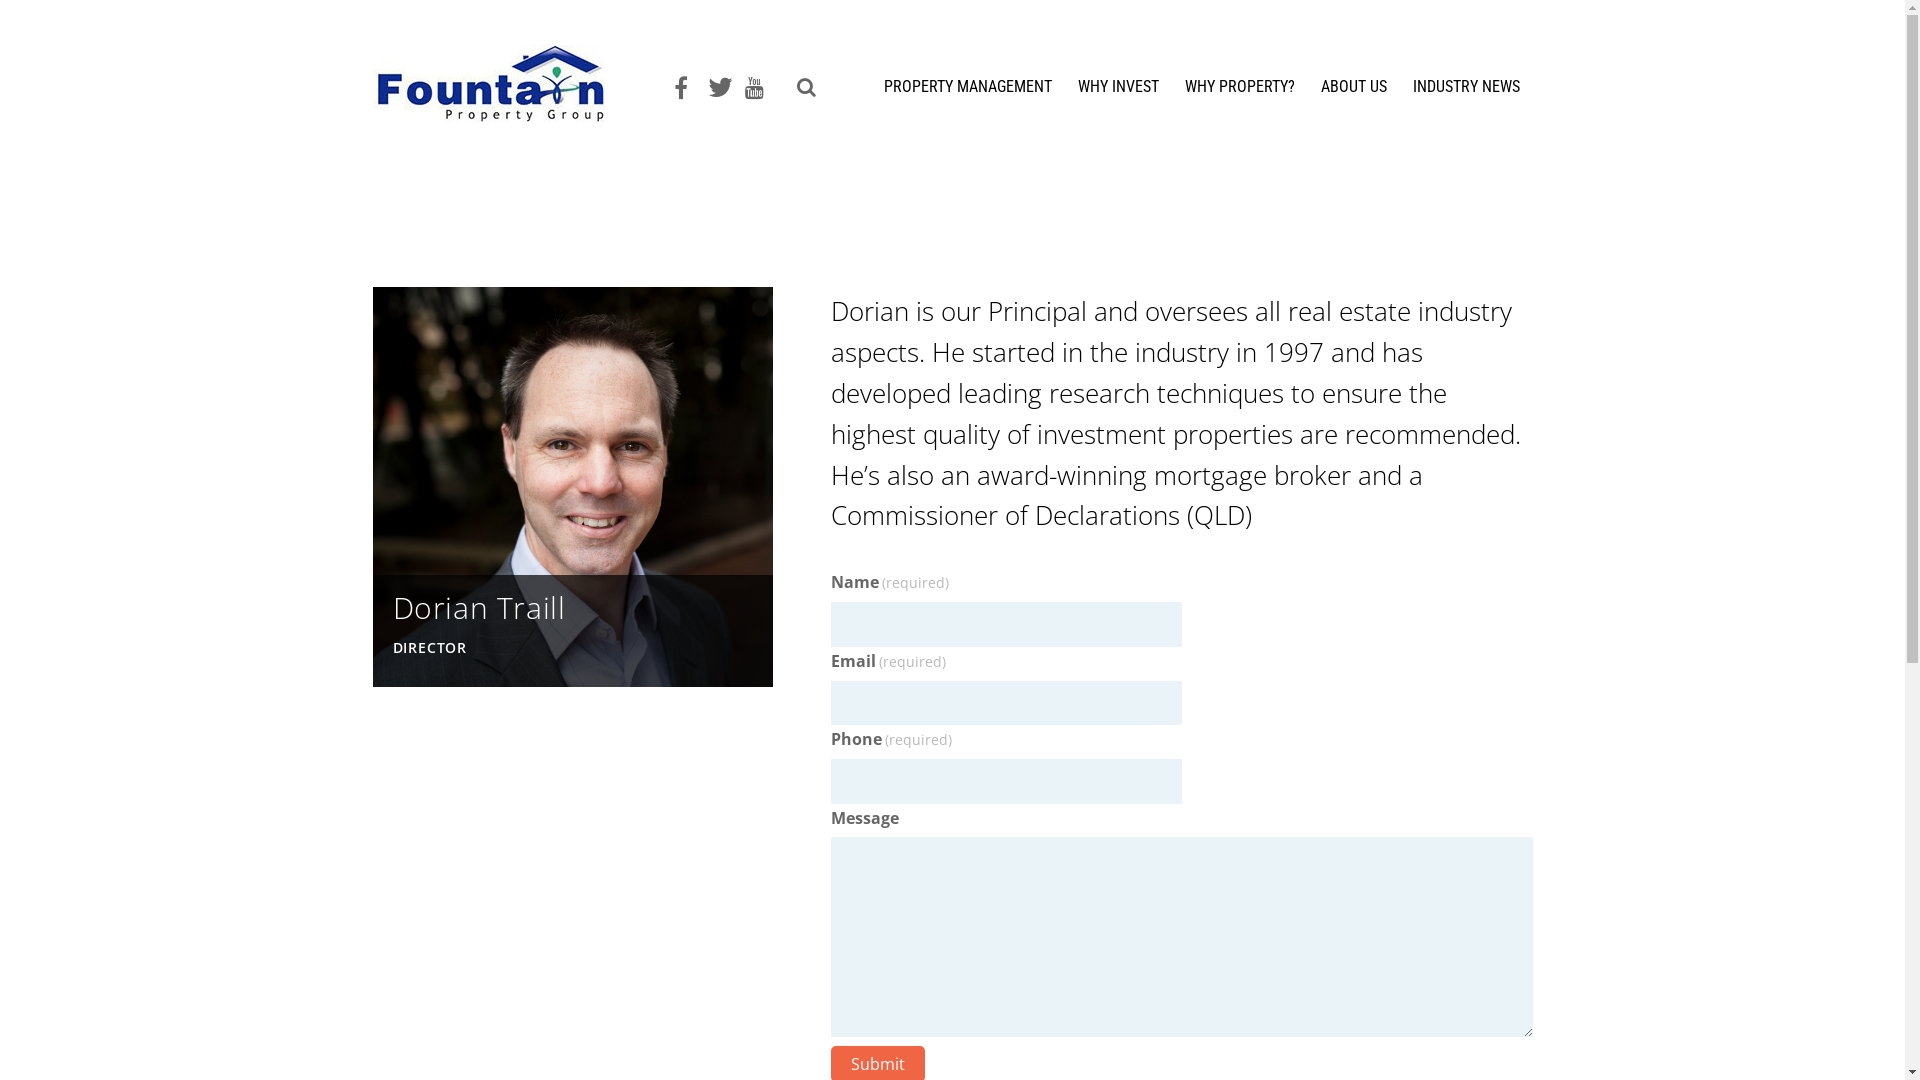 The width and height of the screenshot is (1920, 1080). Describe the element at coordinates (504, 111) in the screenshot. I see `'Investment Property & Wealth Creation Strategies'` at that location.